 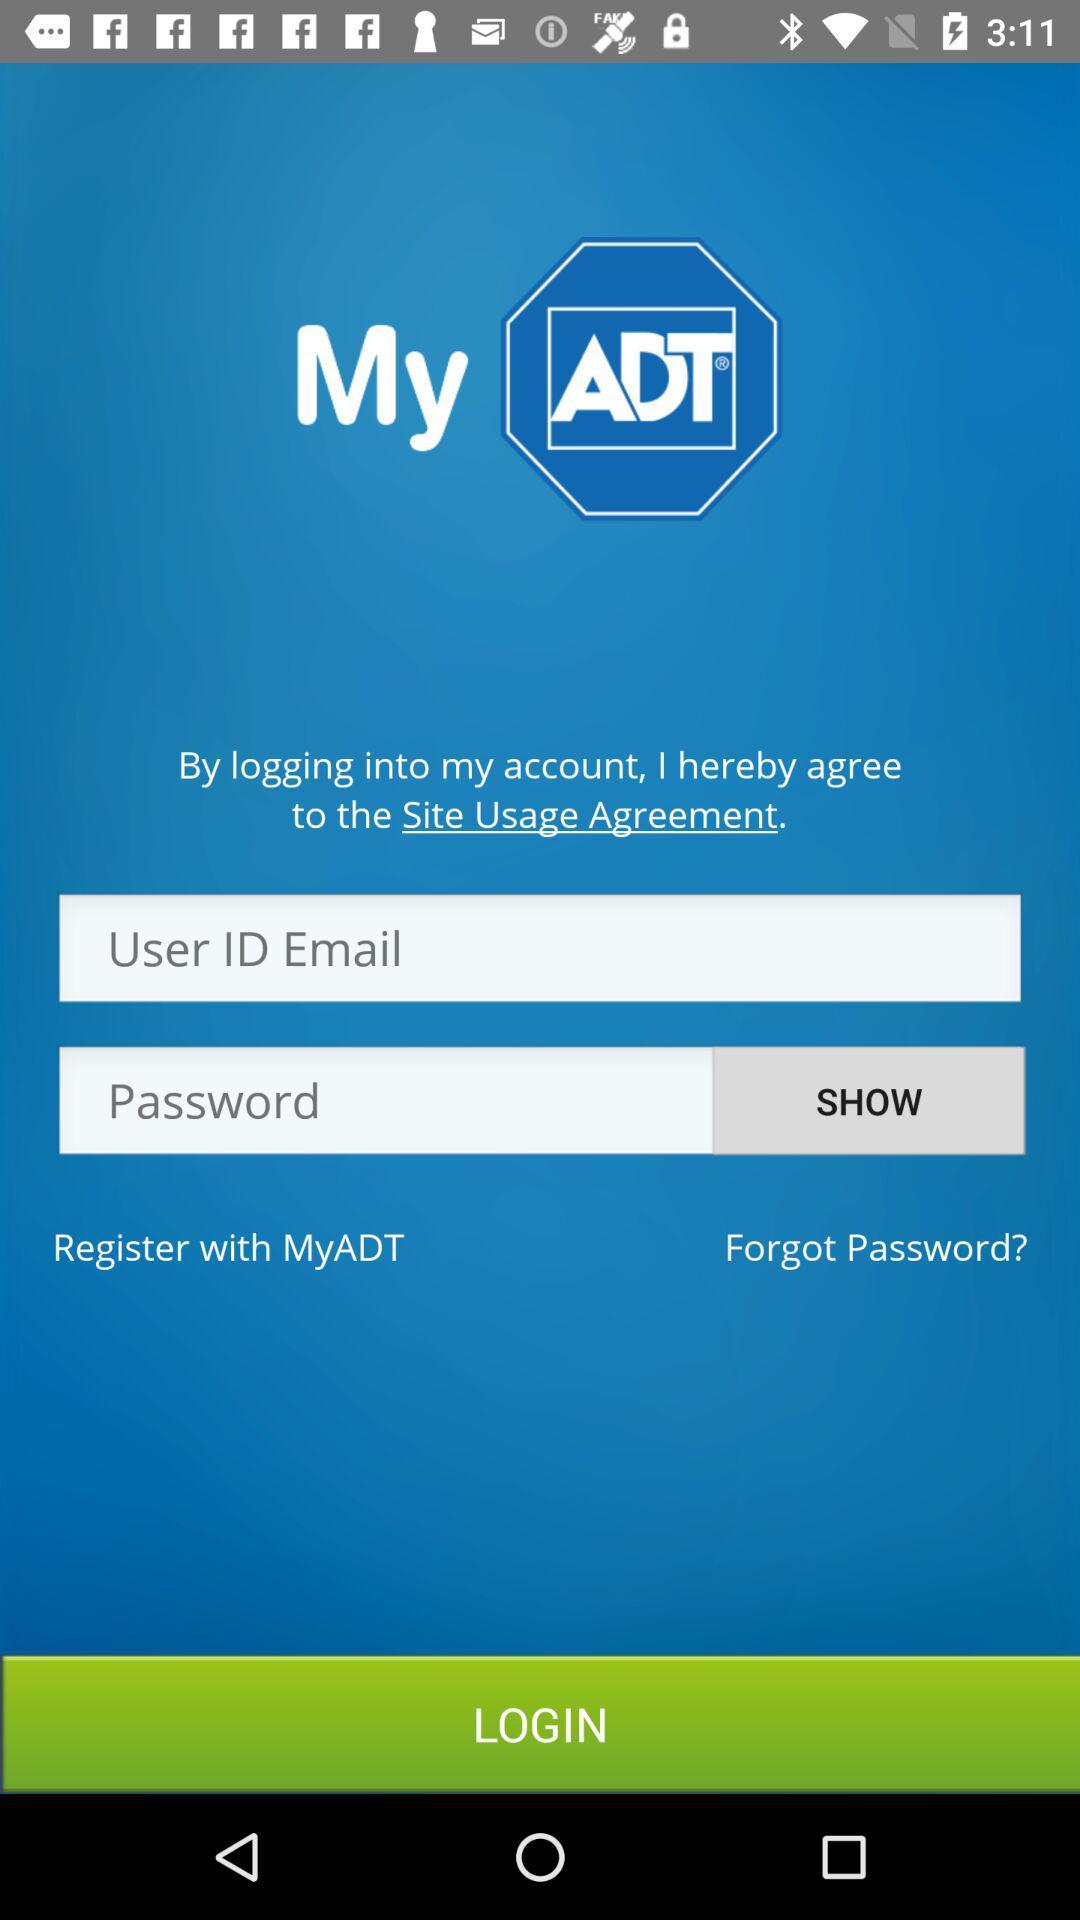 I want to click on item below the by logging into, so click(x=538, y=813).